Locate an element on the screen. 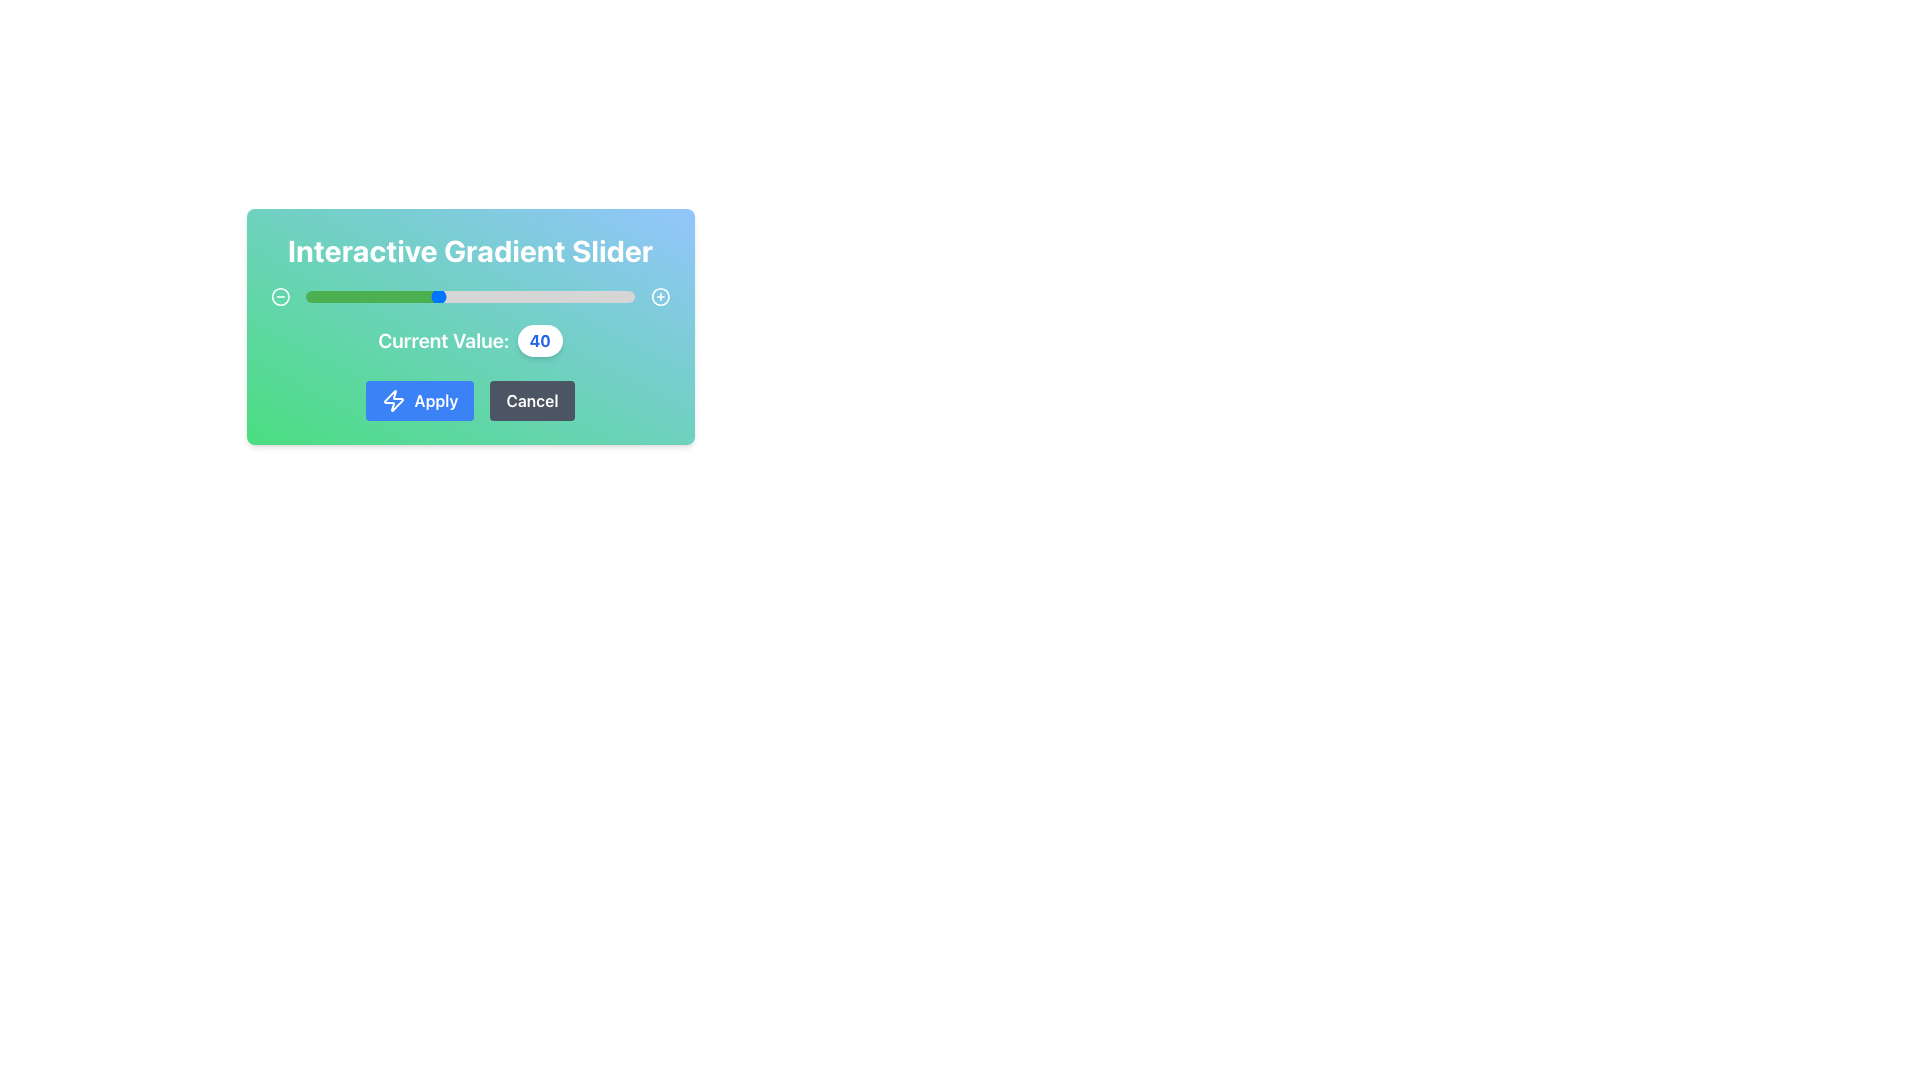  the slider is located at coordinates (545, 297).